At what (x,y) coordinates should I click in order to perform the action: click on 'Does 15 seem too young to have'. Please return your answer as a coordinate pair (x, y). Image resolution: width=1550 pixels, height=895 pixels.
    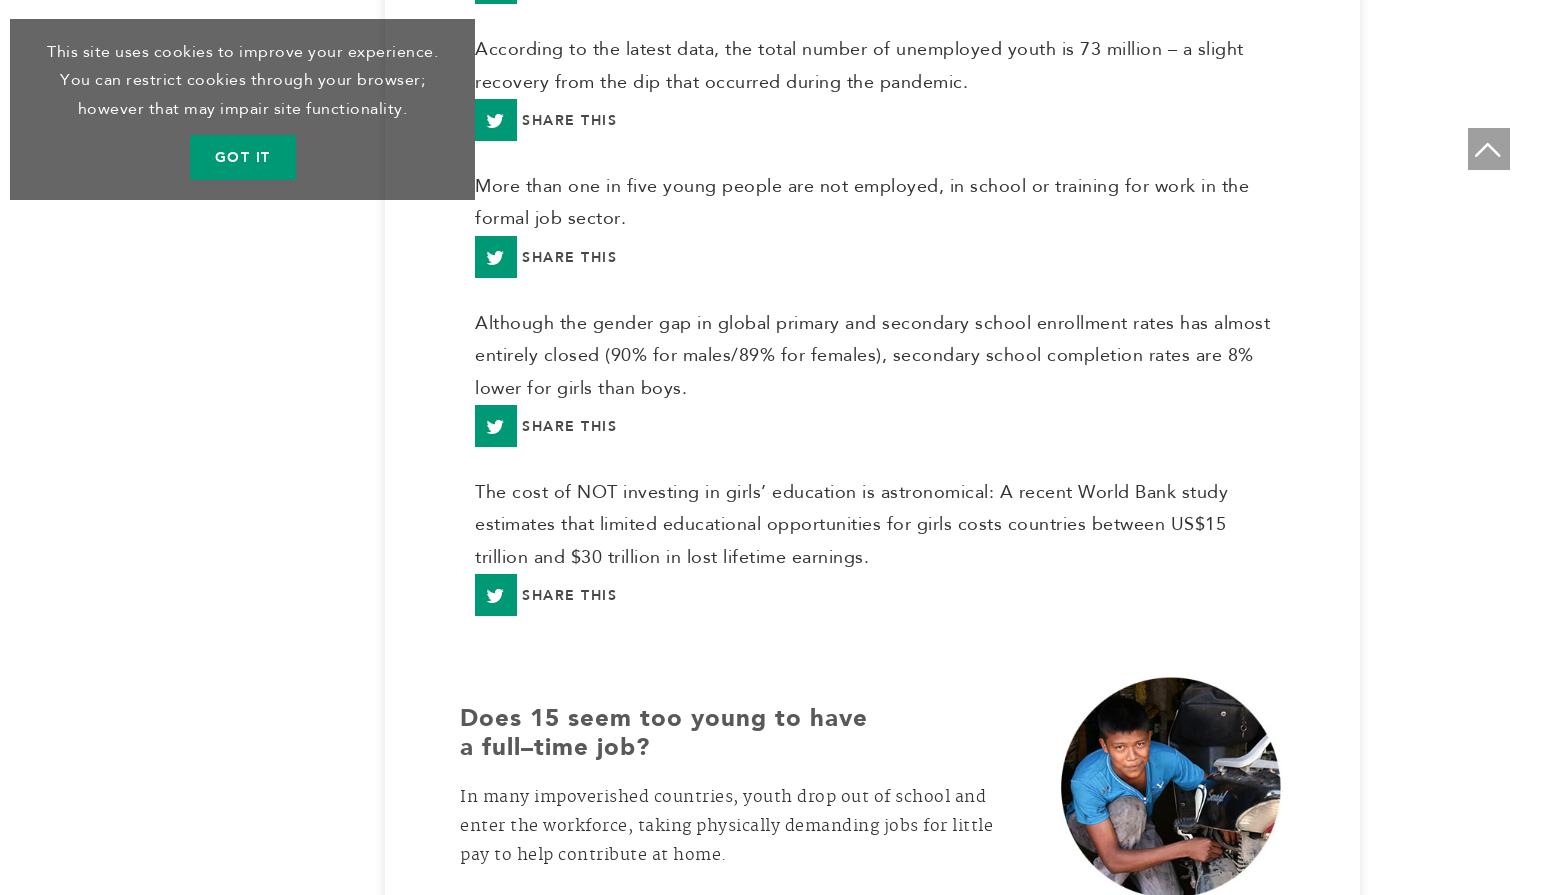
    Looking at the image, I should click on (663, 726).